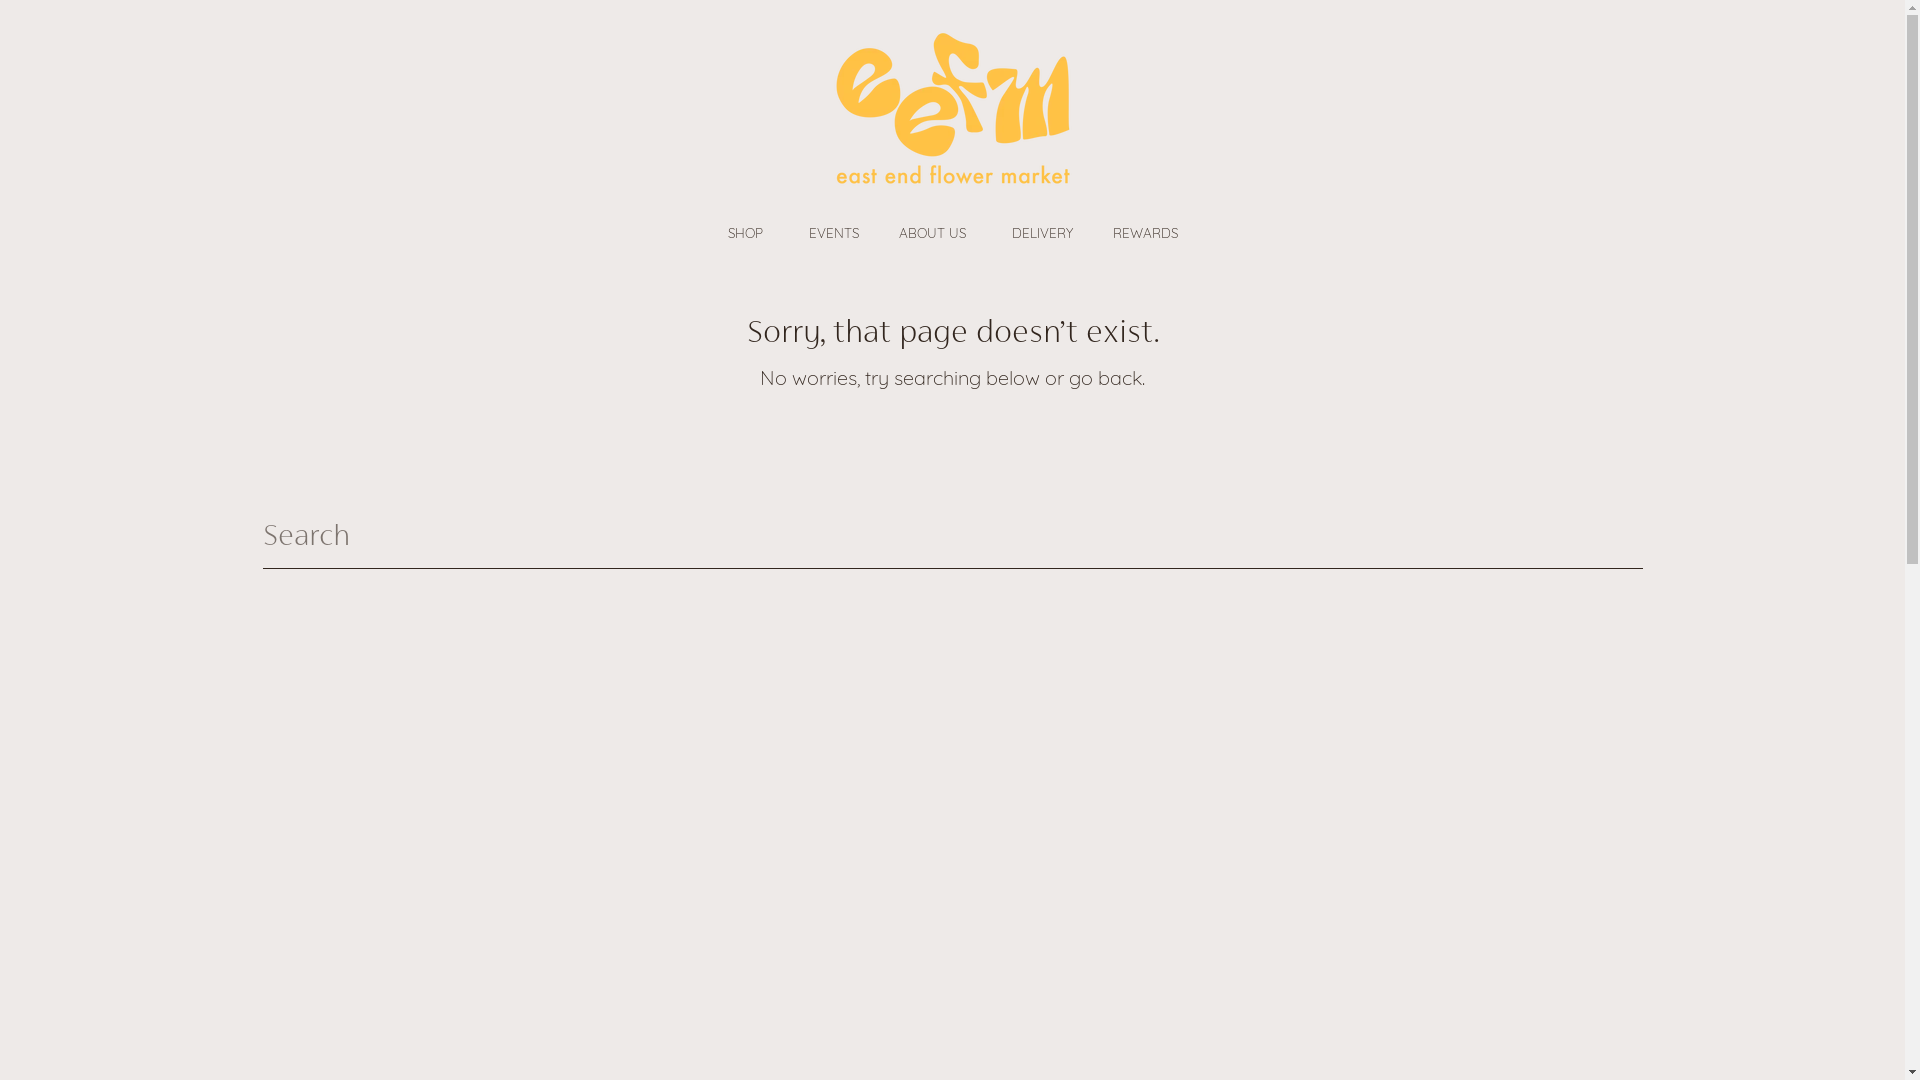 The width and height of the screenshot is (1920, 1080). What do you see at coordinates (49, 29) in the screenshot?
I see `'SKIP TO CONTENT'` at bounding box center [49, 29].